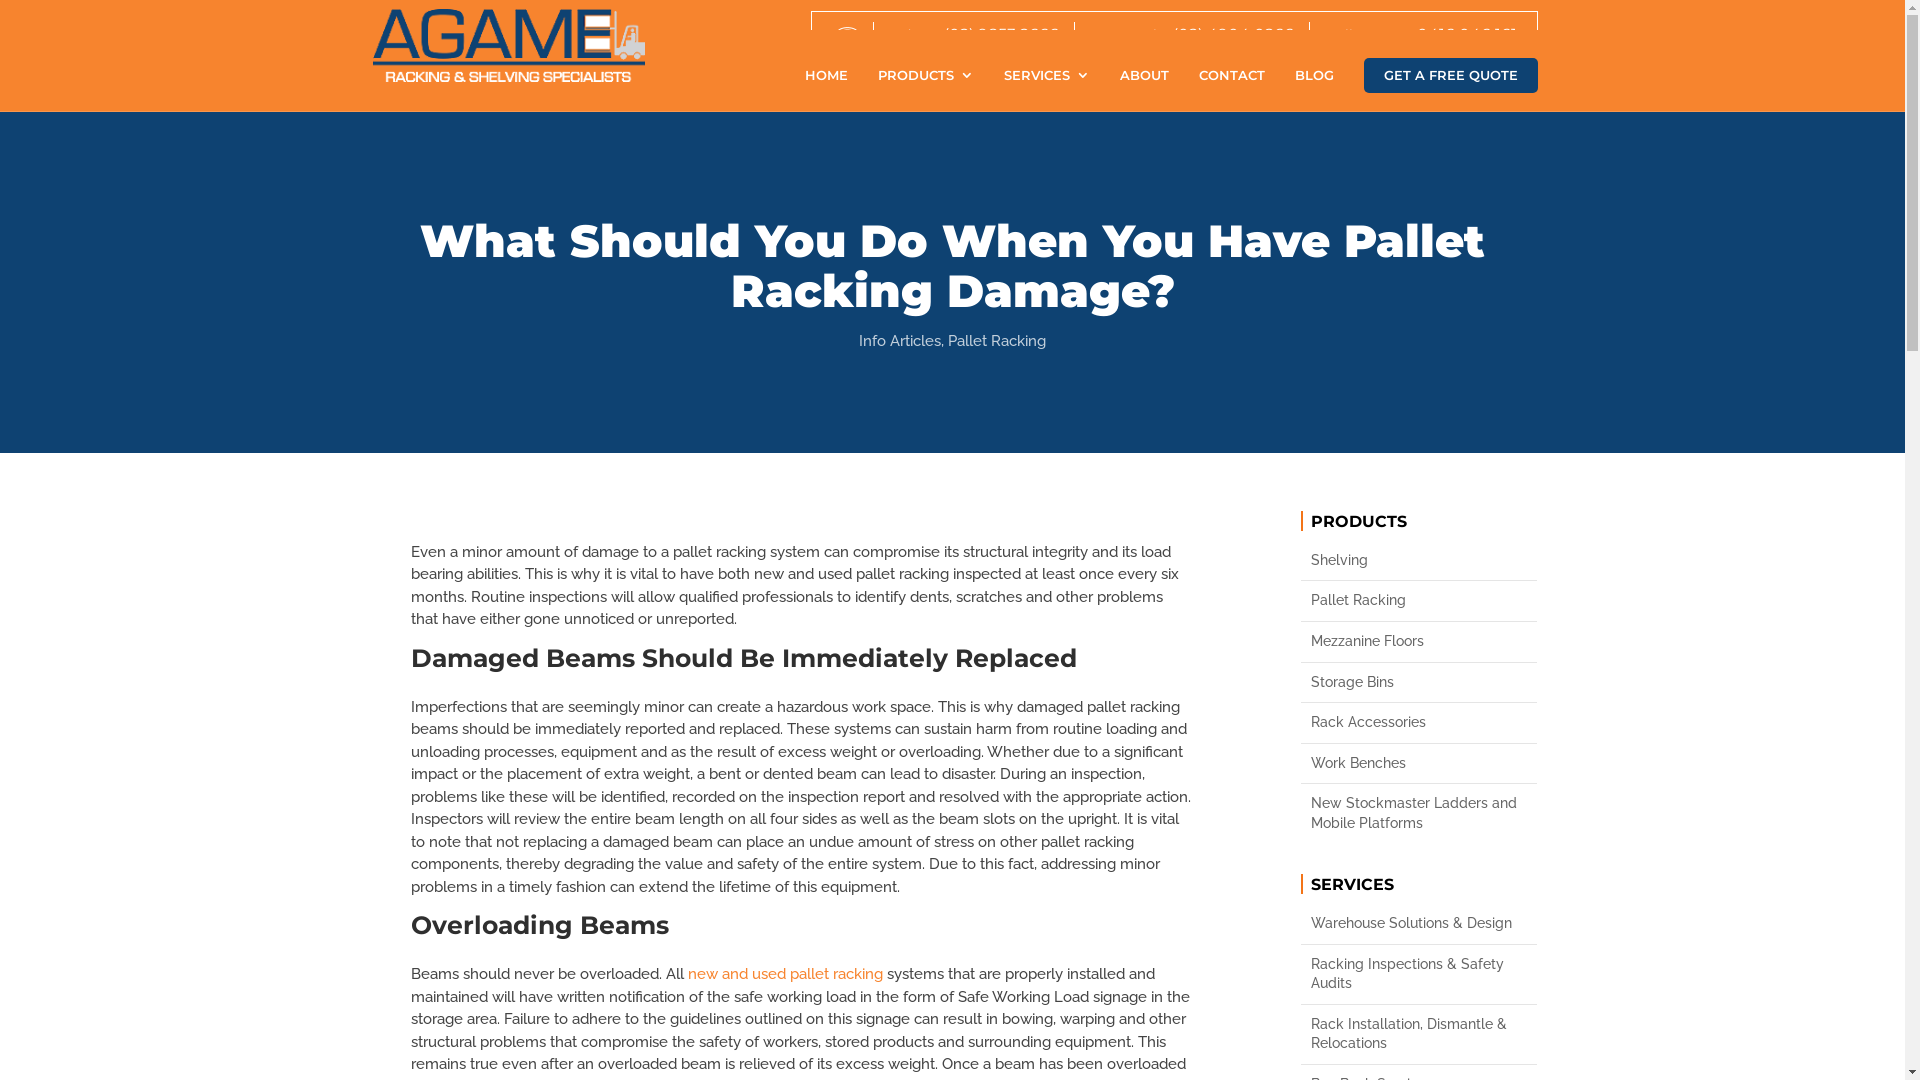  What do you see at coordinates (1450, 74) in the screenshot?
I see `'GET A FREE QUOTE'` at bounding box center [1450, 74].